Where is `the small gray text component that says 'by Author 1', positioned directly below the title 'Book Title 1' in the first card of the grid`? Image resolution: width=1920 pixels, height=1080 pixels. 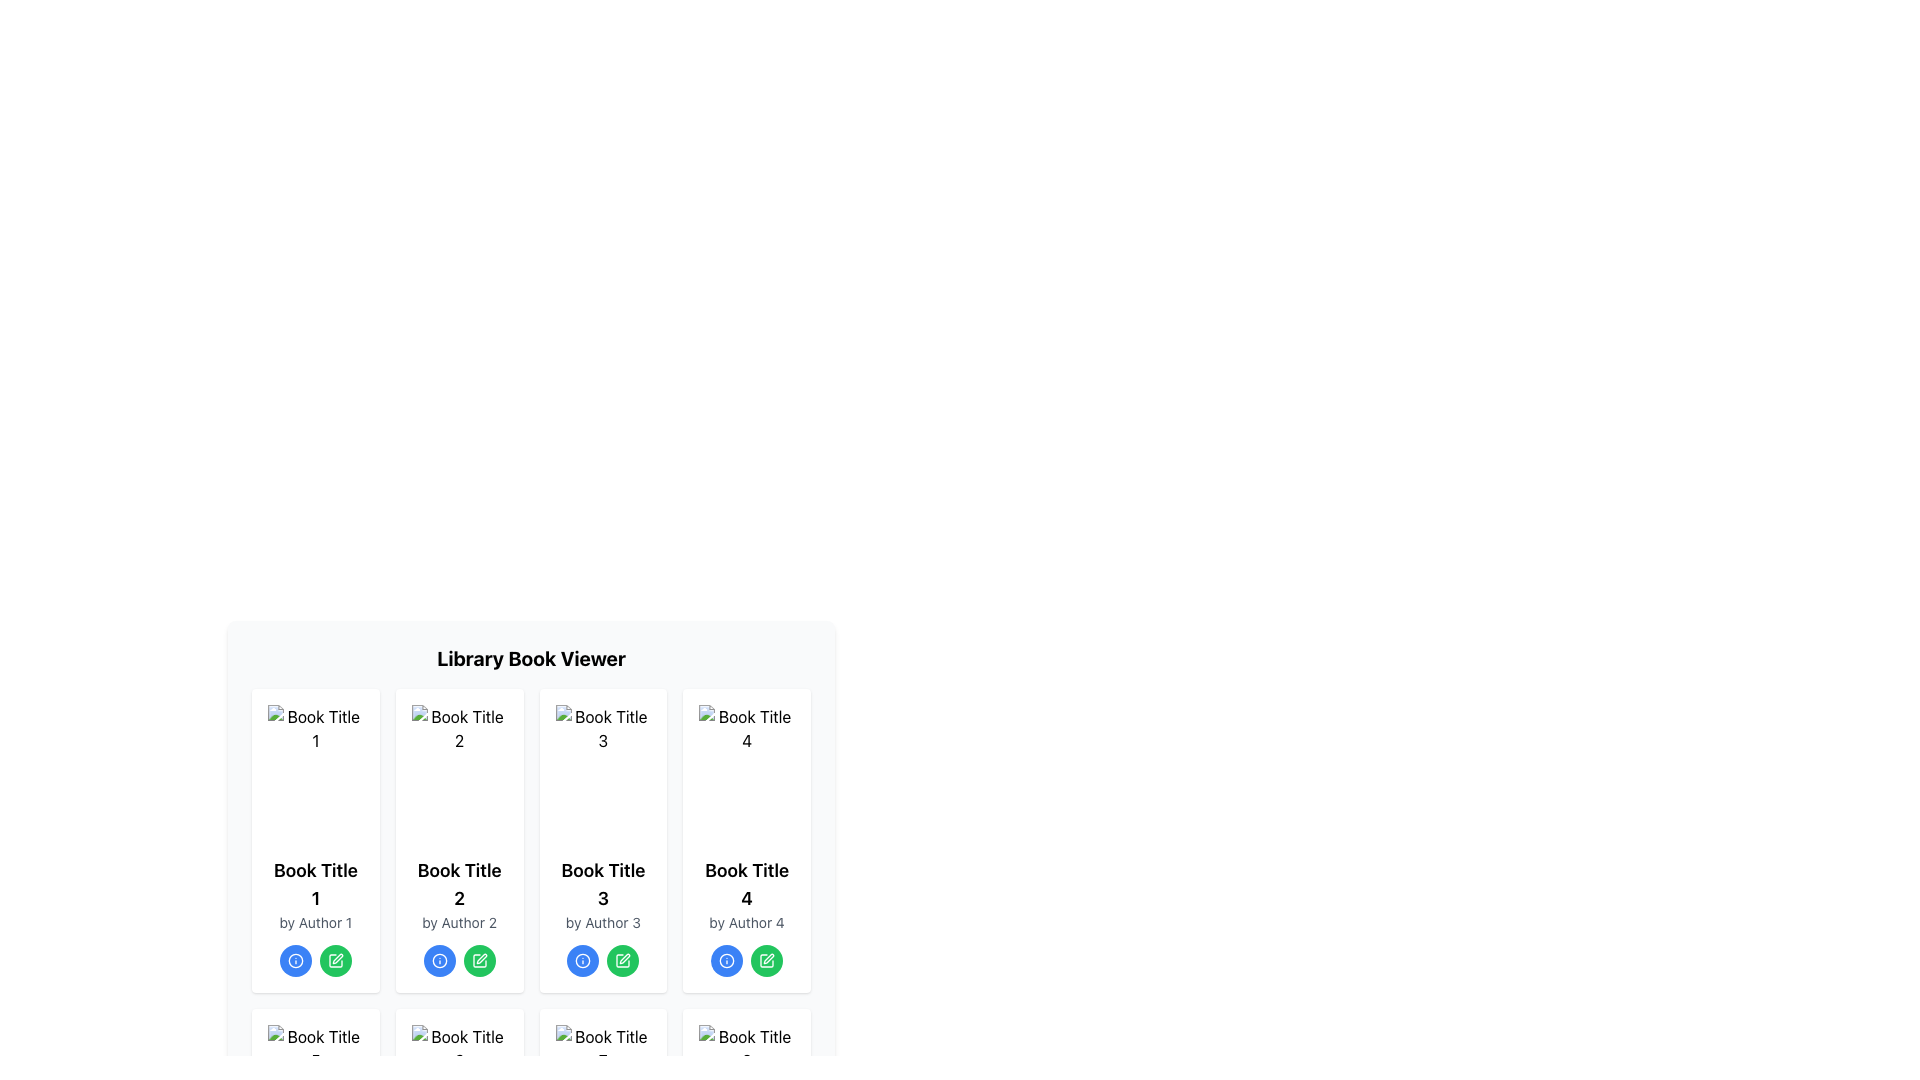
the small gray text component that says 'by Author 1', positioned directly below the title 'Book Title 1' in the first card of the grid is located at coordinates (314, 922).